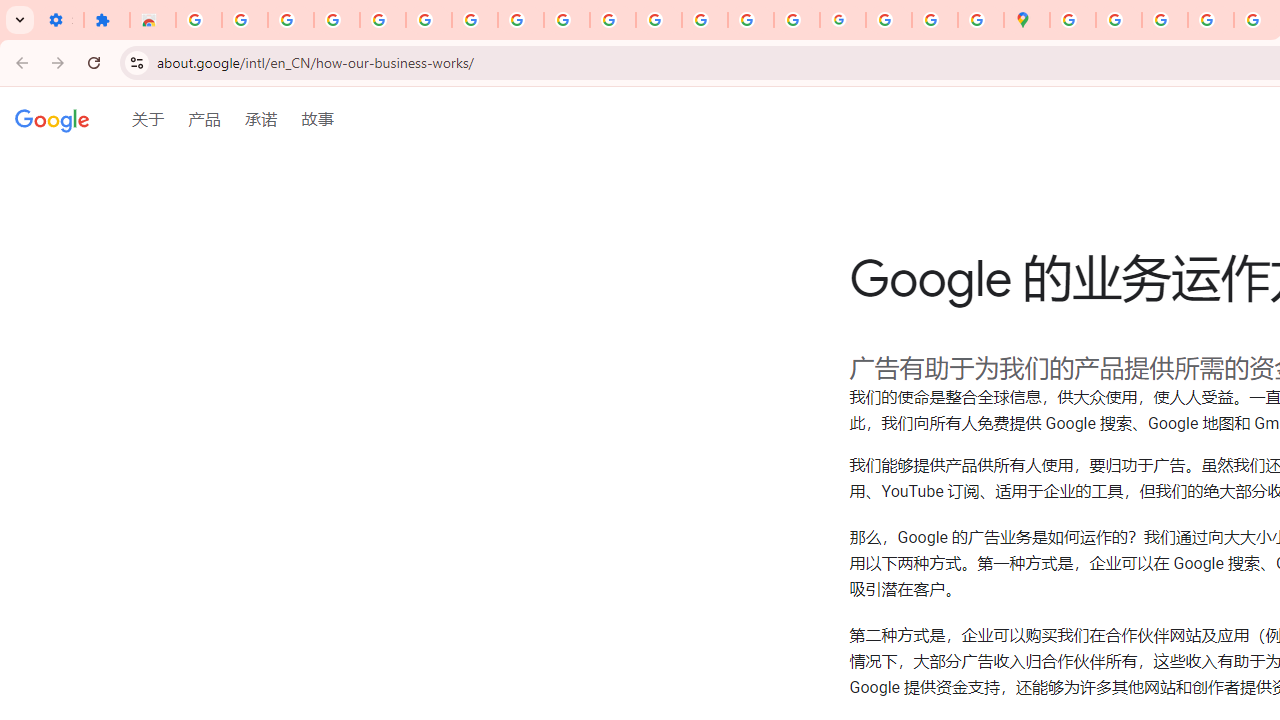  I want to click on 'Delete photos & videos - Computer - Google Photos Help', so click(289, 20).